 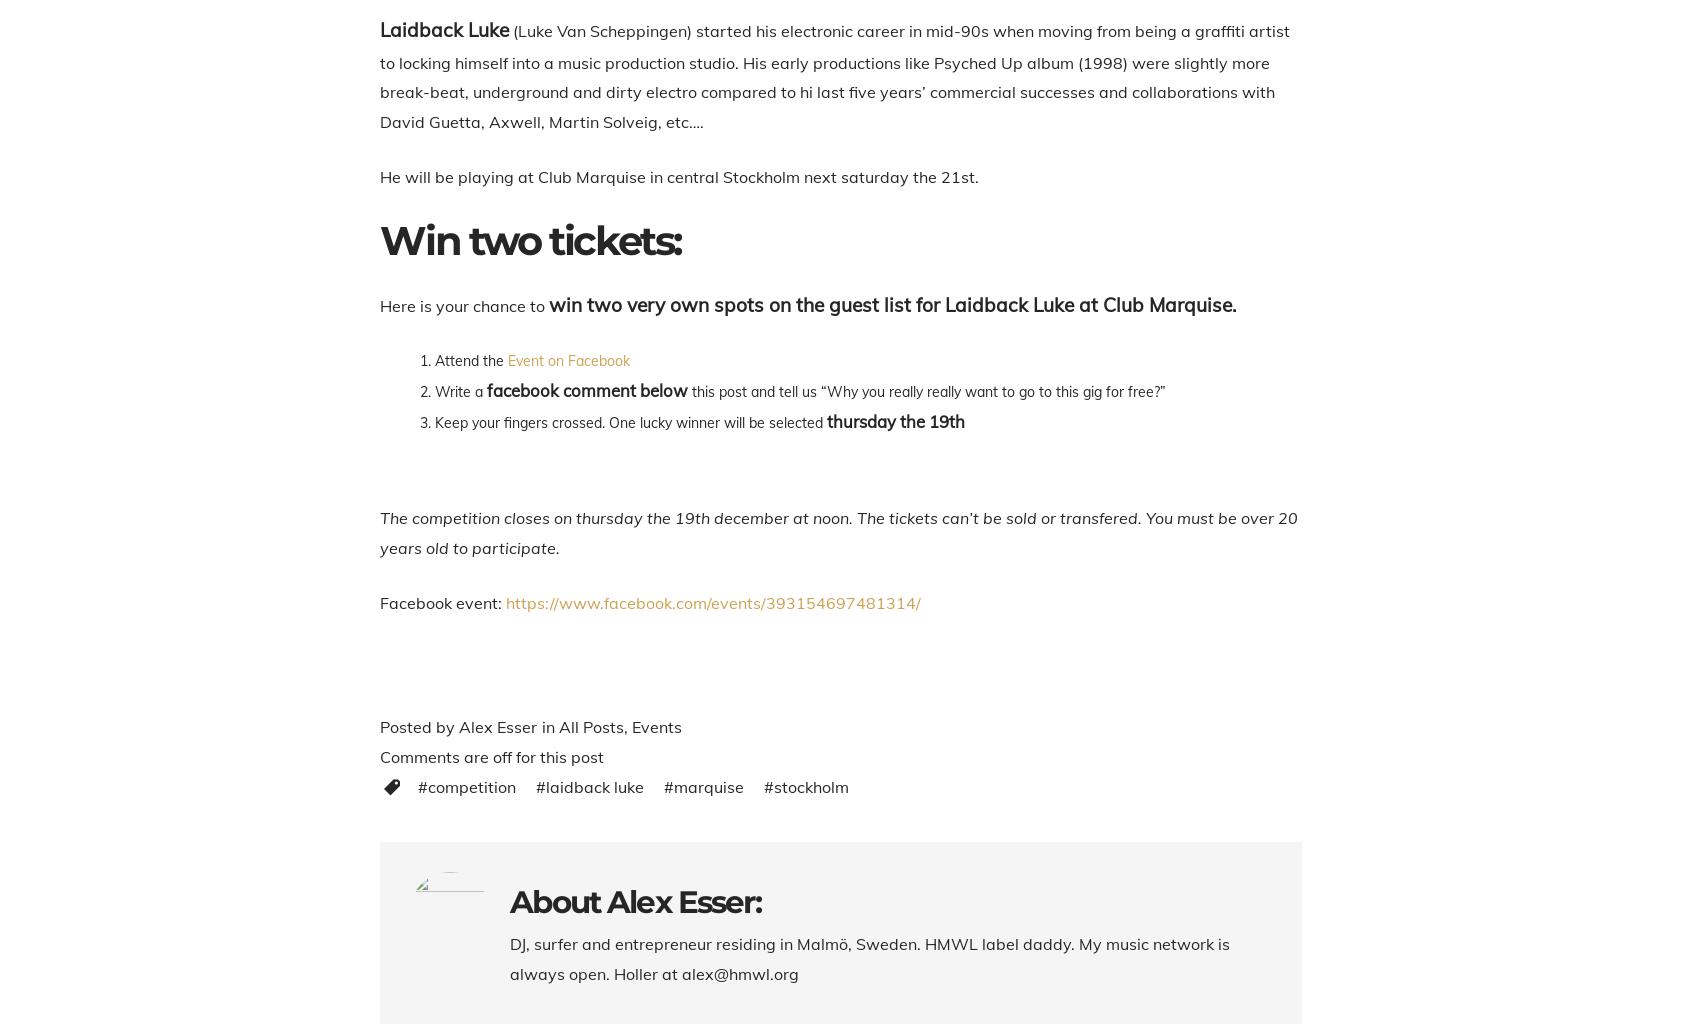 I want to click on 'this post and tell us “Why you really really want to go to this gig for free?”', so click(x=927, y=389).